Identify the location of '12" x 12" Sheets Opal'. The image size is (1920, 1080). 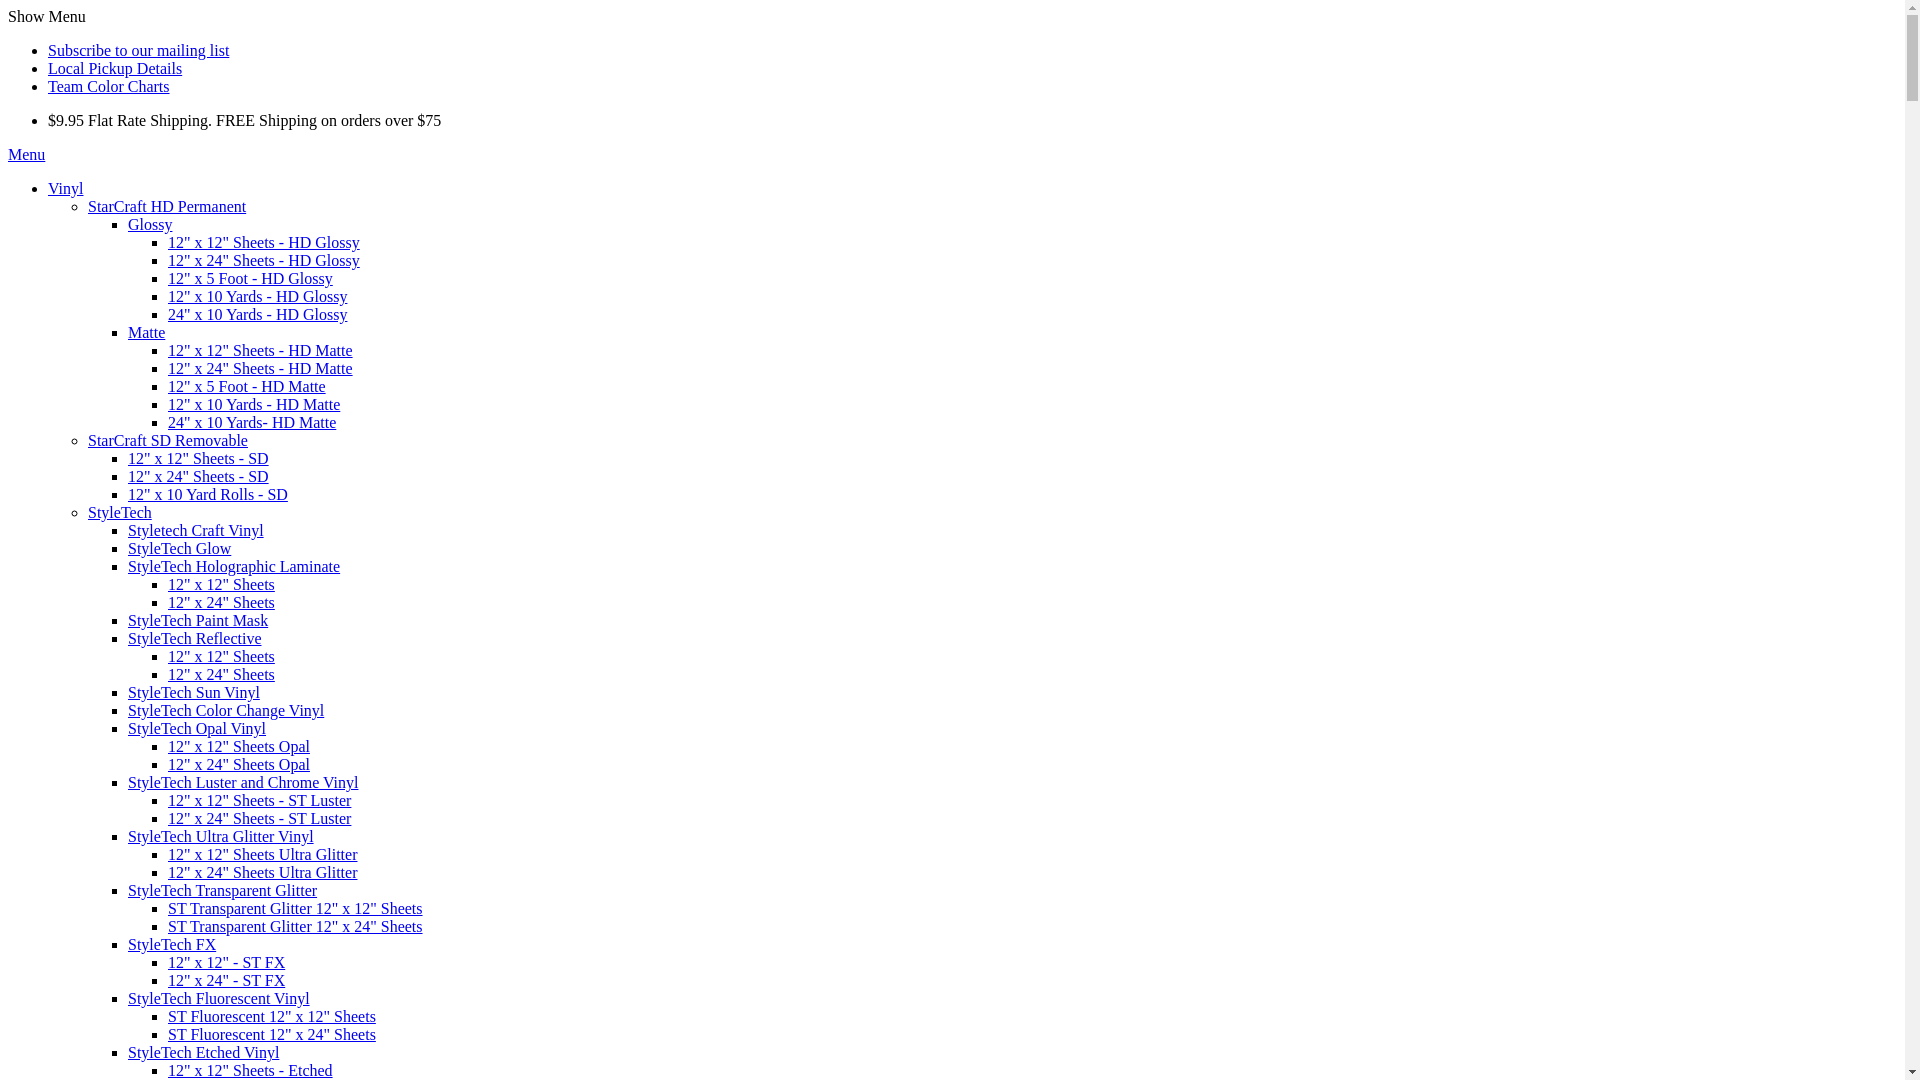
(168, 746).